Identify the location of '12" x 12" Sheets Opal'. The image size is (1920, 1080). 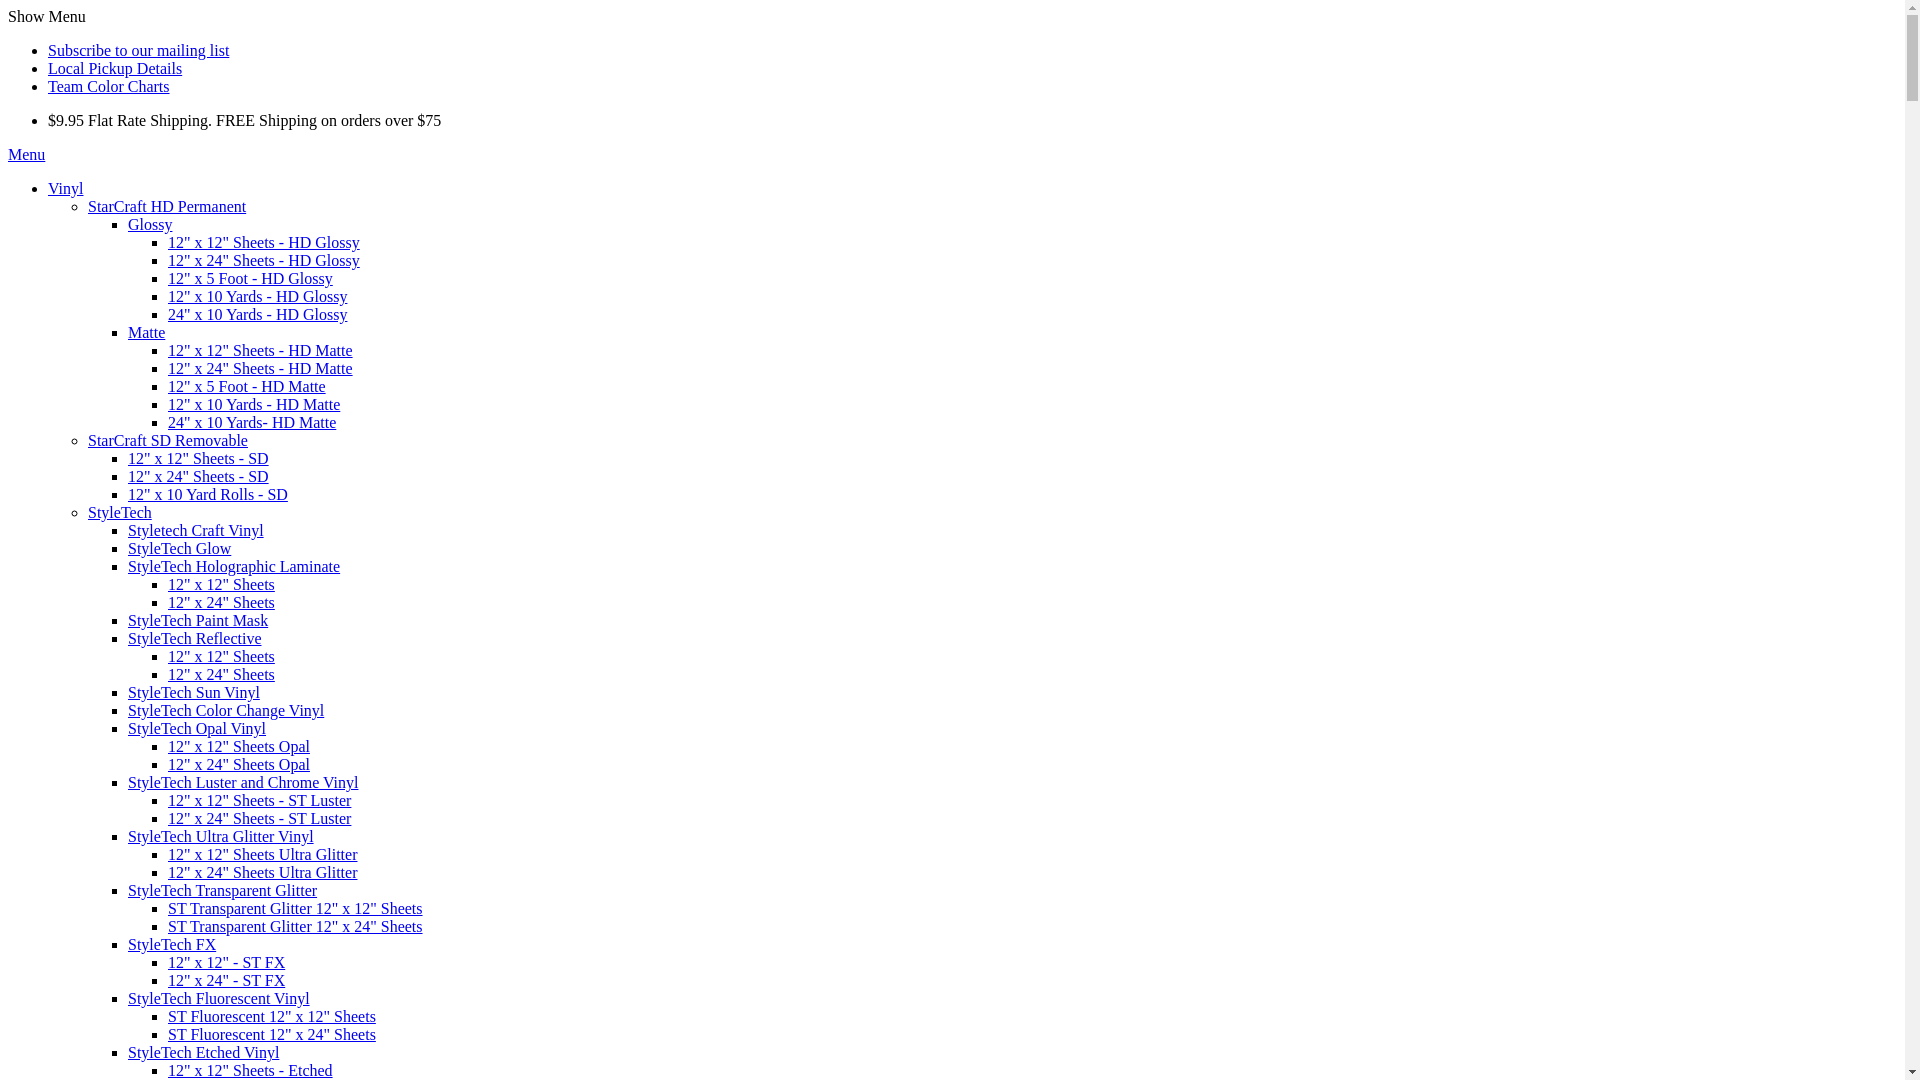
(168, 746).